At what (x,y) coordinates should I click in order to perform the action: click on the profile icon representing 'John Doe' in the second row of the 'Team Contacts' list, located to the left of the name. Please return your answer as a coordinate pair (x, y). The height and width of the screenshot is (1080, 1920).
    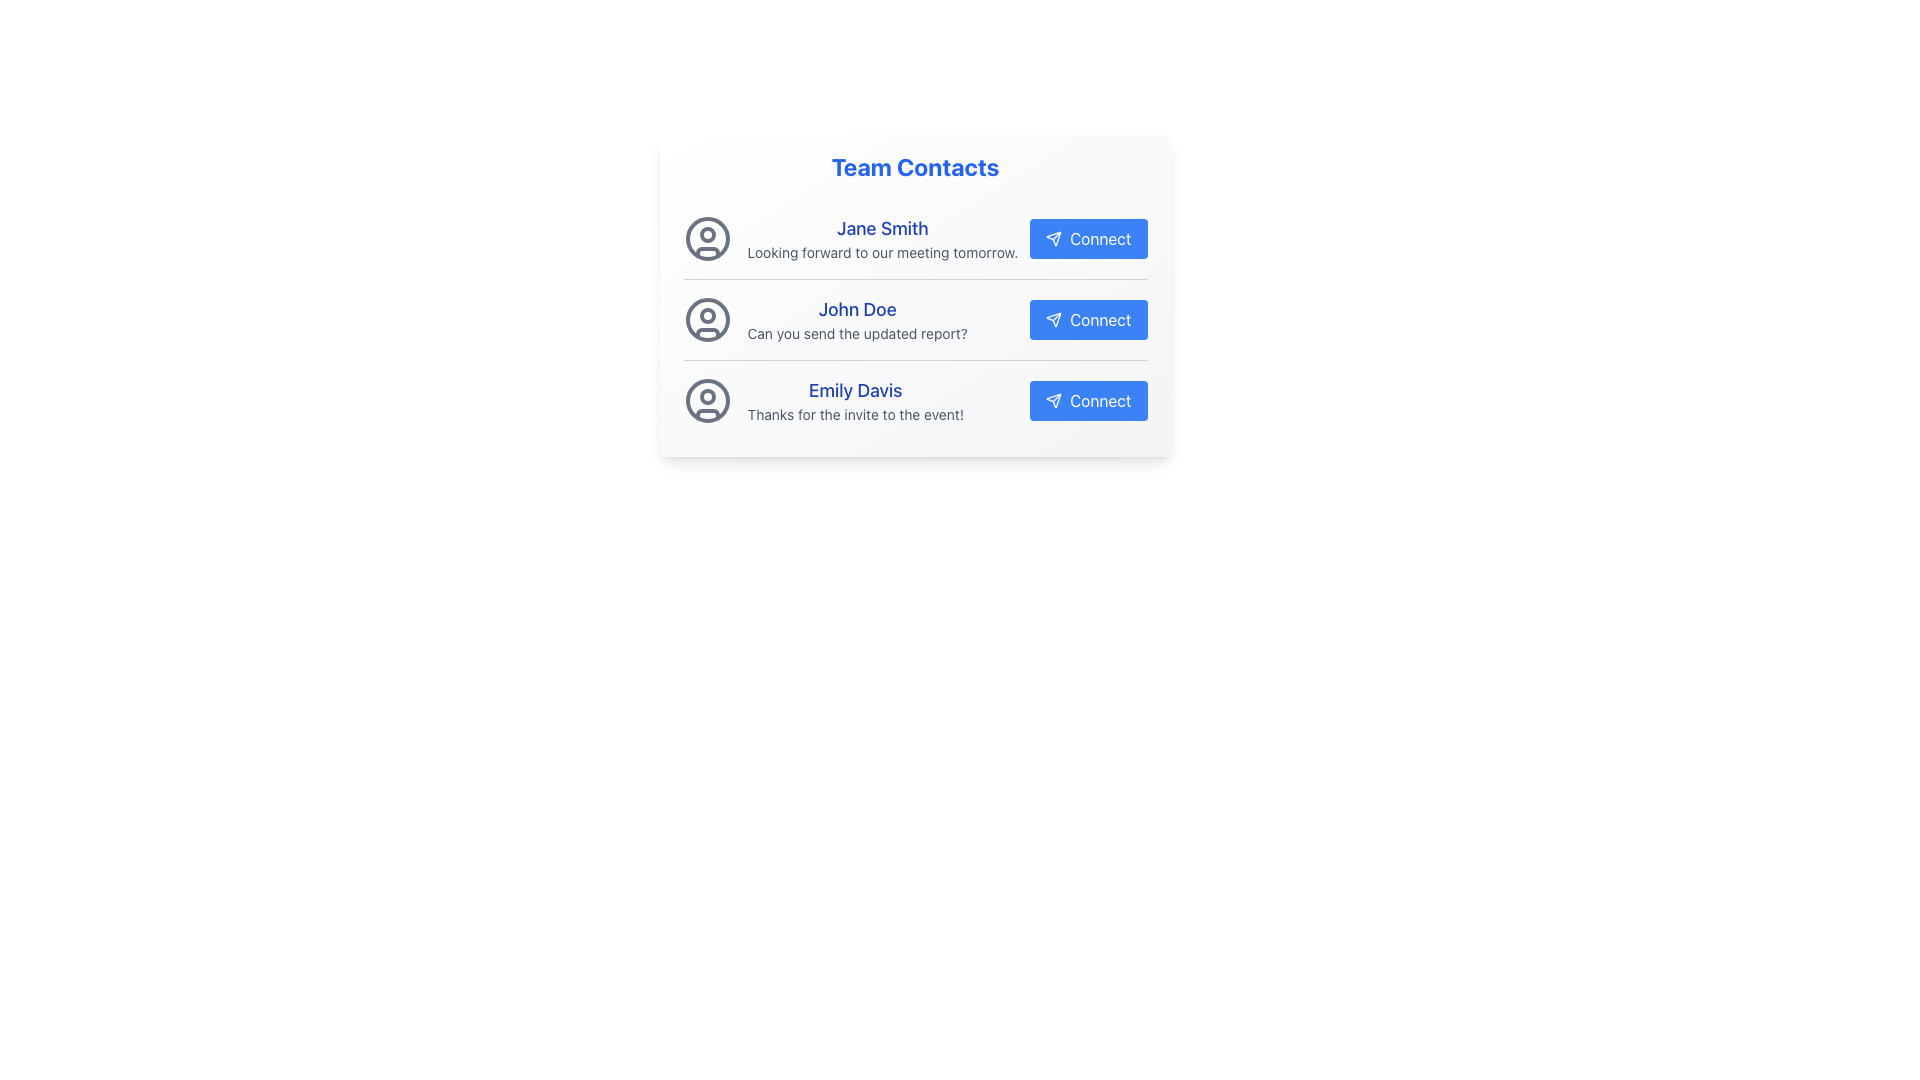
    Looking at the image, I should click on (707, 319).